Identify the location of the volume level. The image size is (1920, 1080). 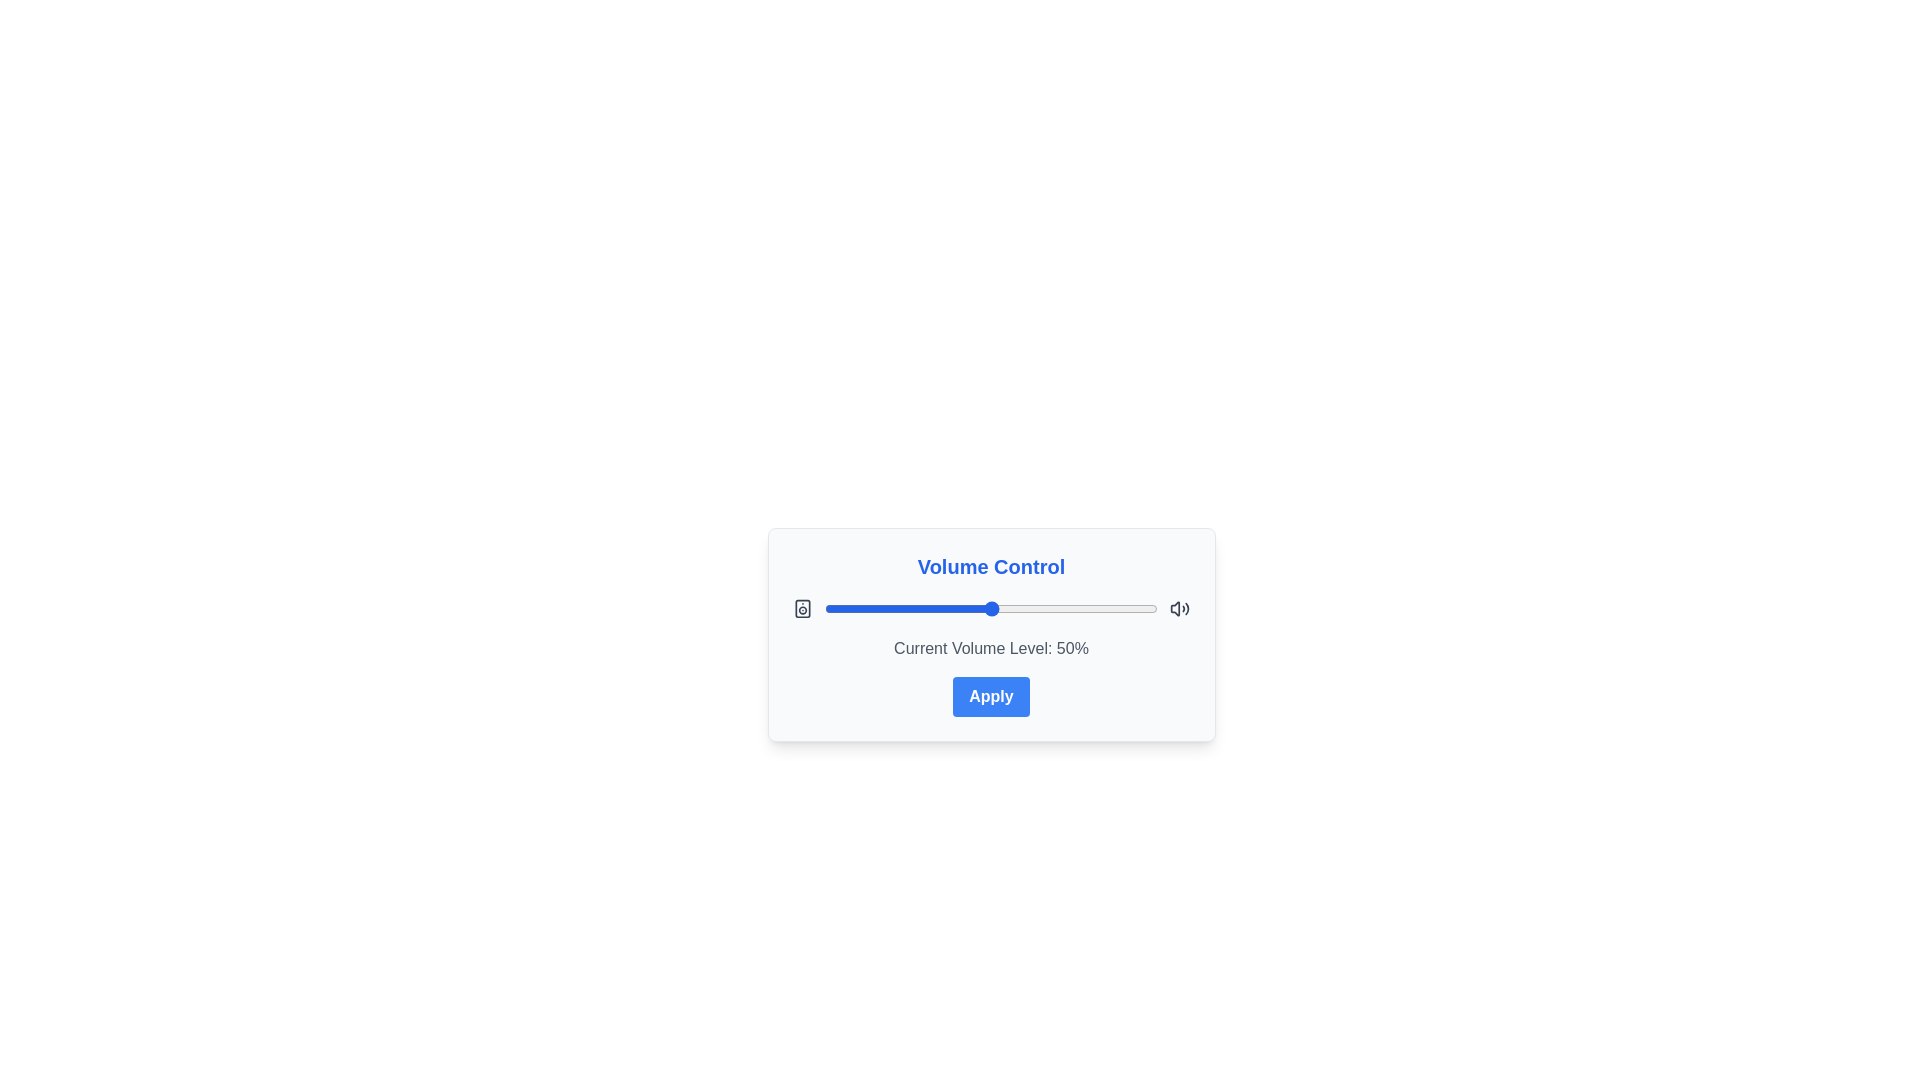
(848, 608).